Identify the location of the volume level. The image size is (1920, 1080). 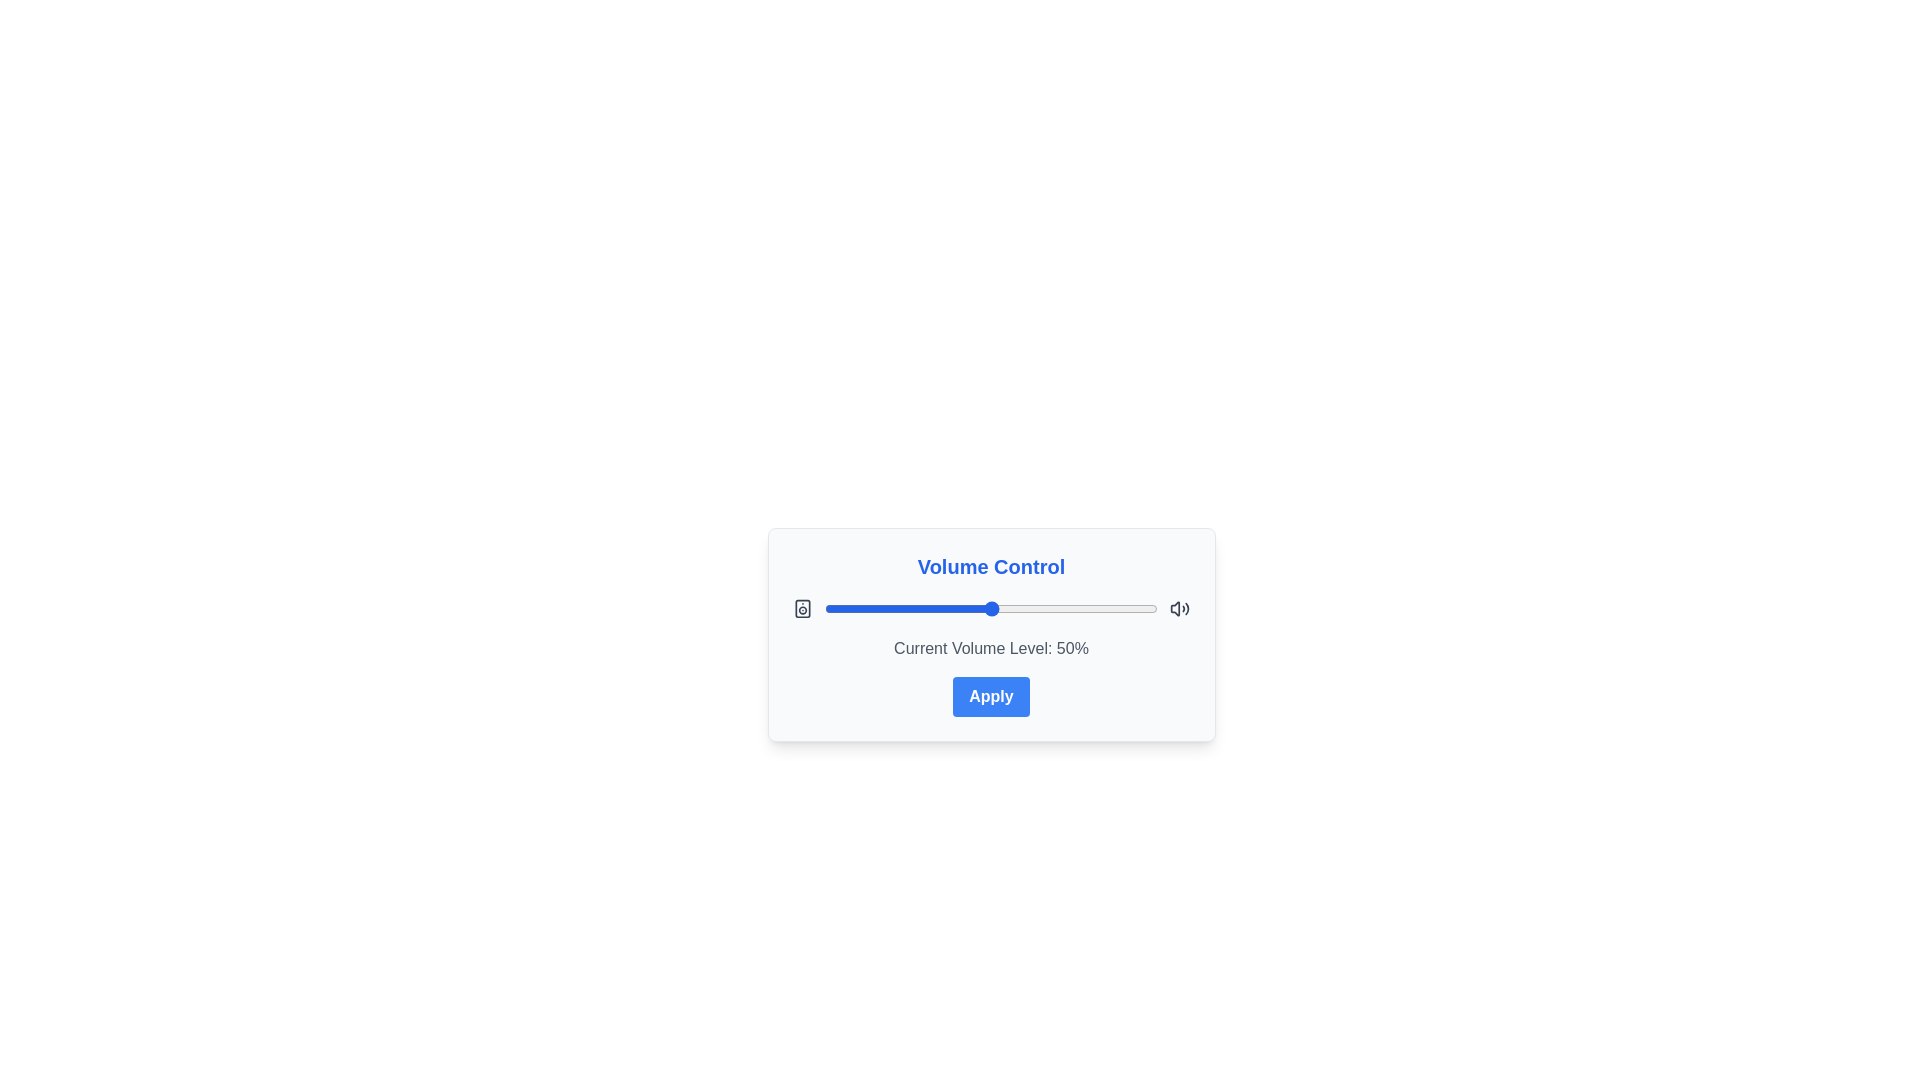
(848, 608).